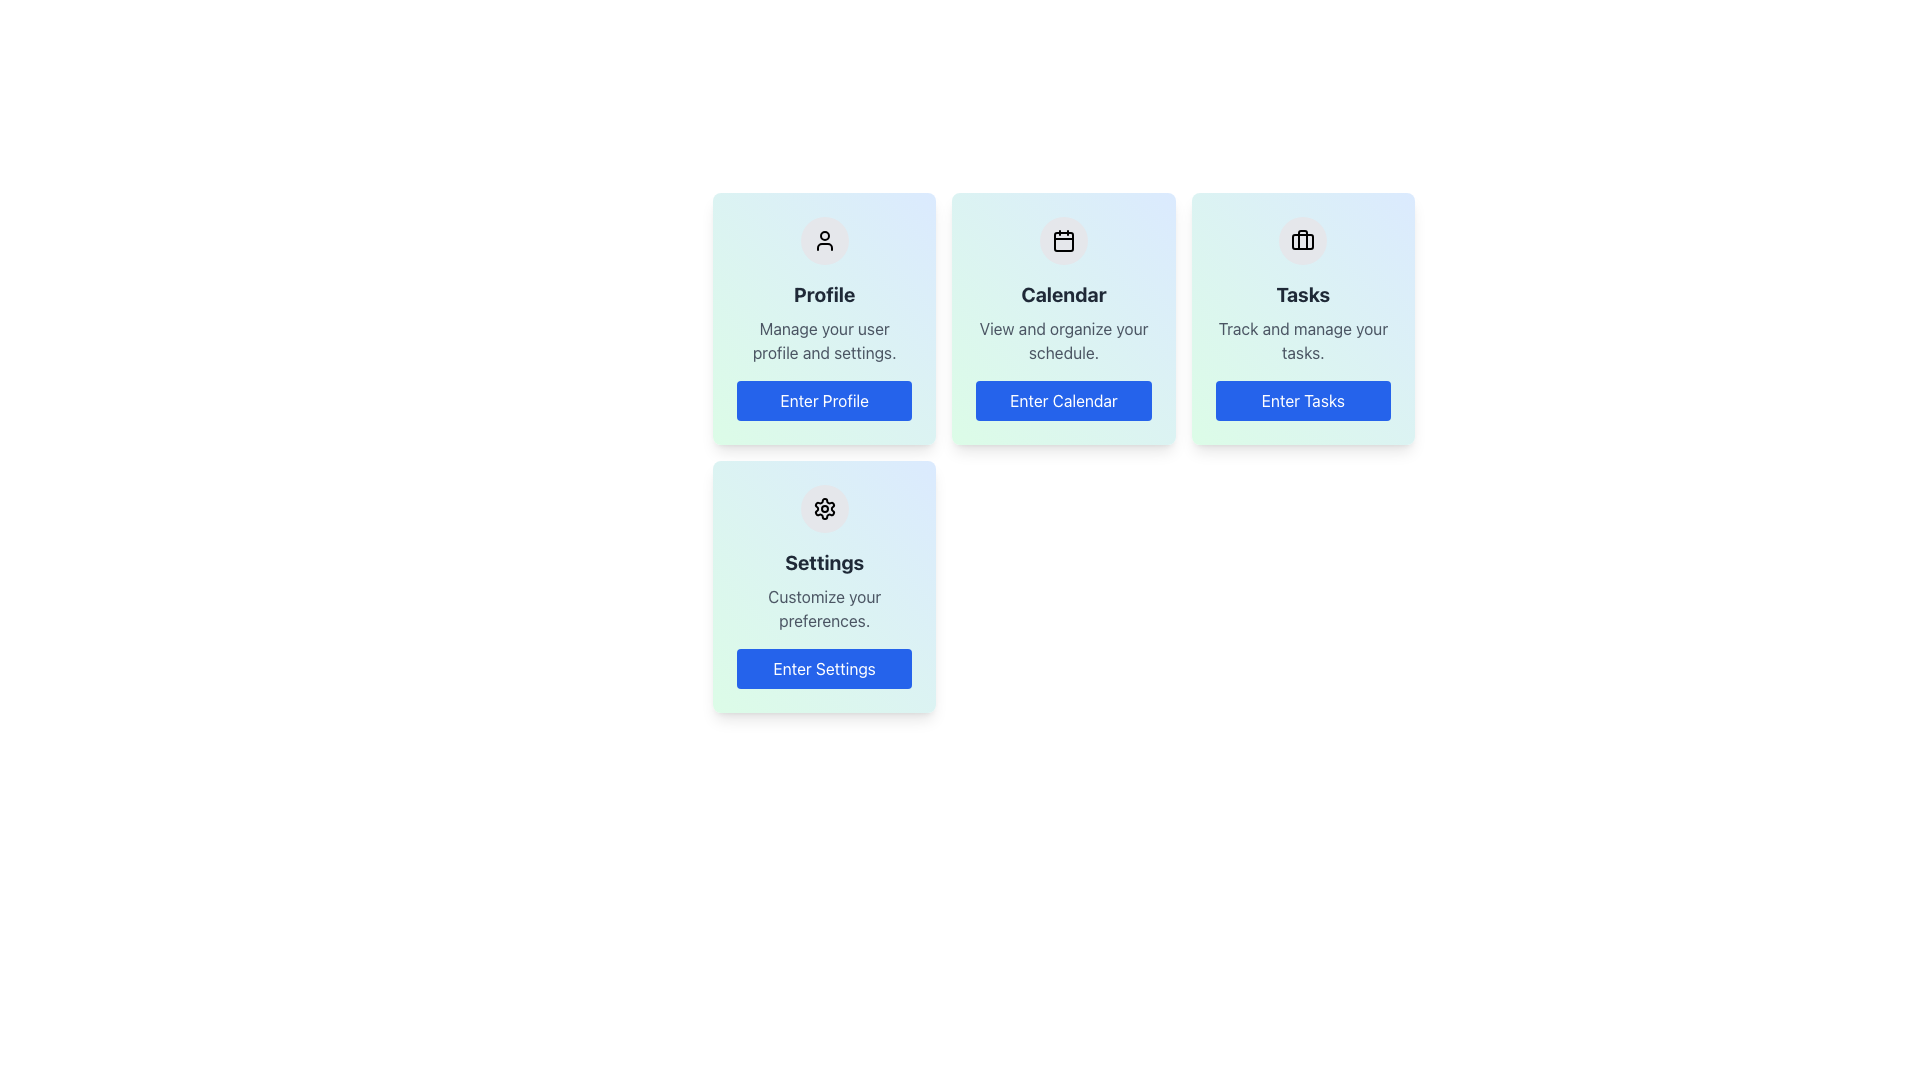  I want to click on the icon located at the top of the 'Calendar' card, which serves as a visual identifier for the Calendar feature, so click(1063, 239).